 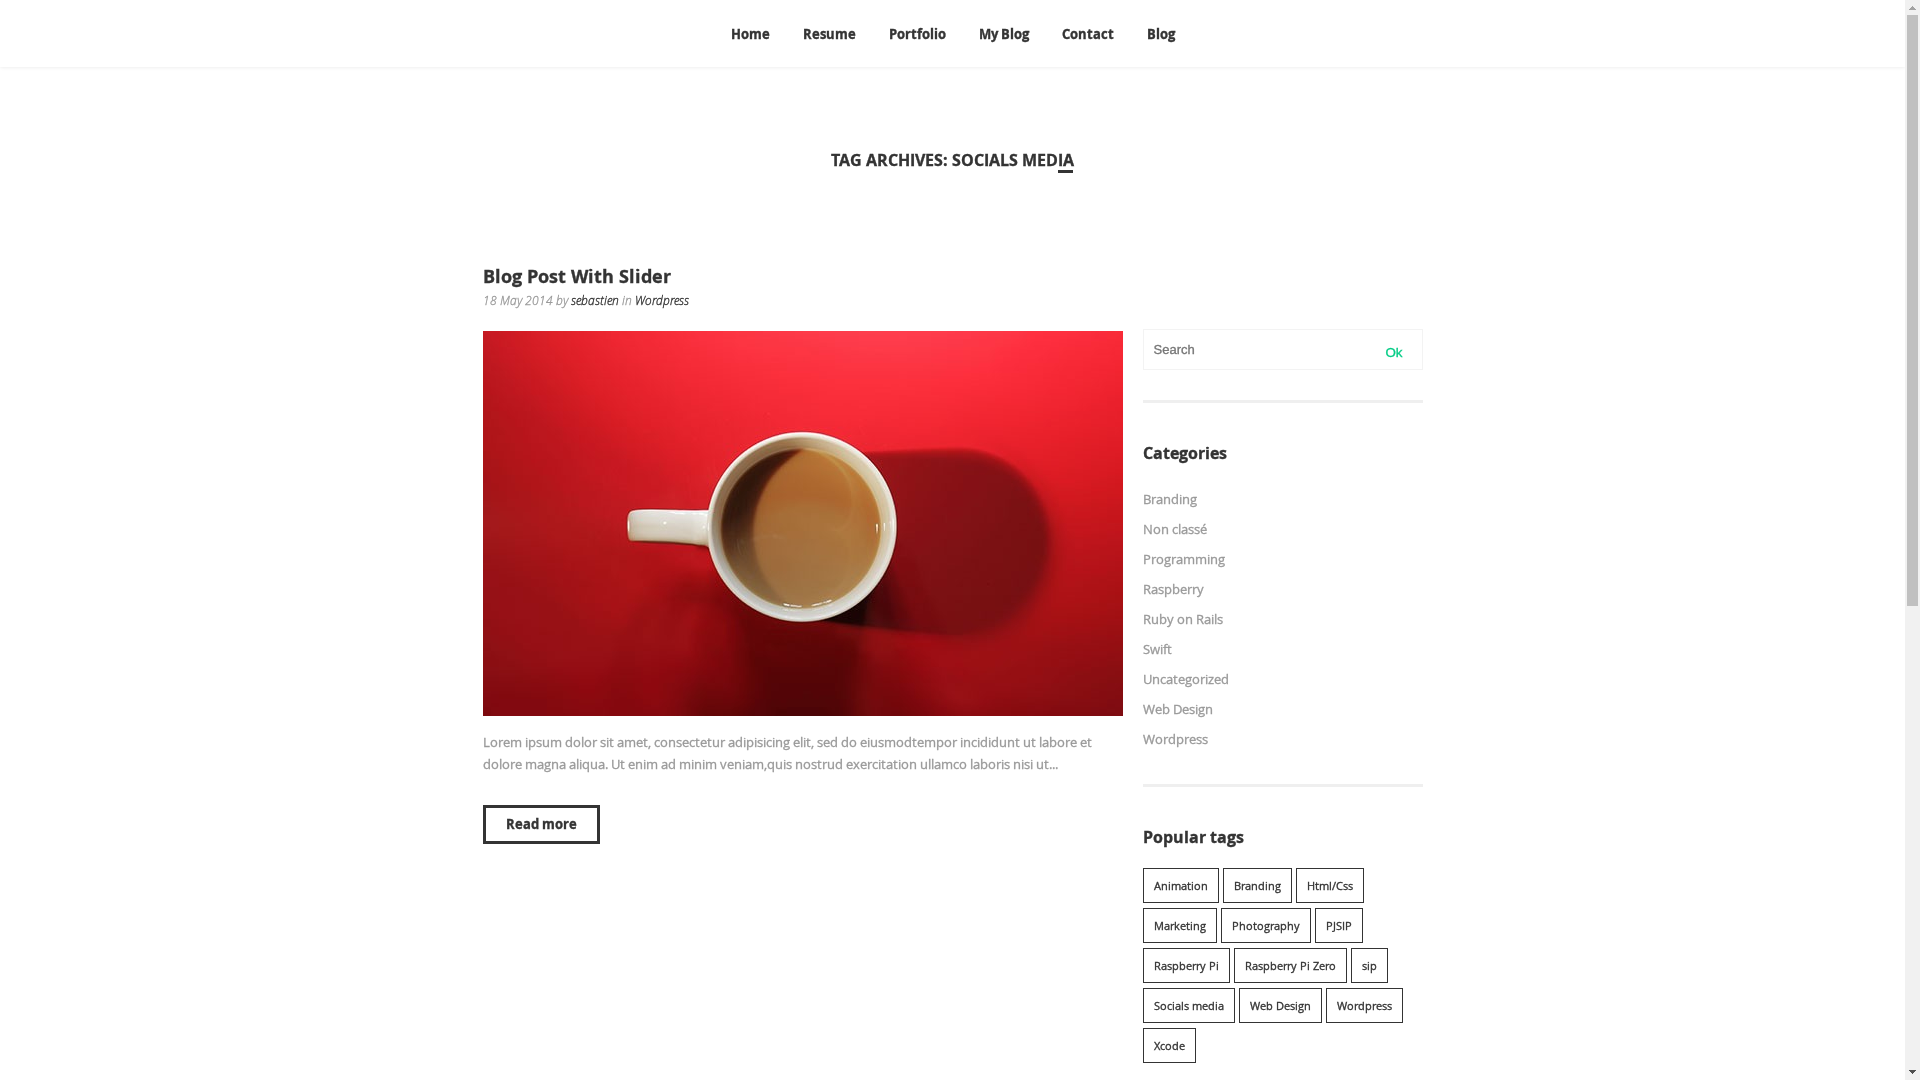 What do you see at coordinates (1132, 34) in the screenshot?
I see `'Blog'` at bounding box center [1132, 34].